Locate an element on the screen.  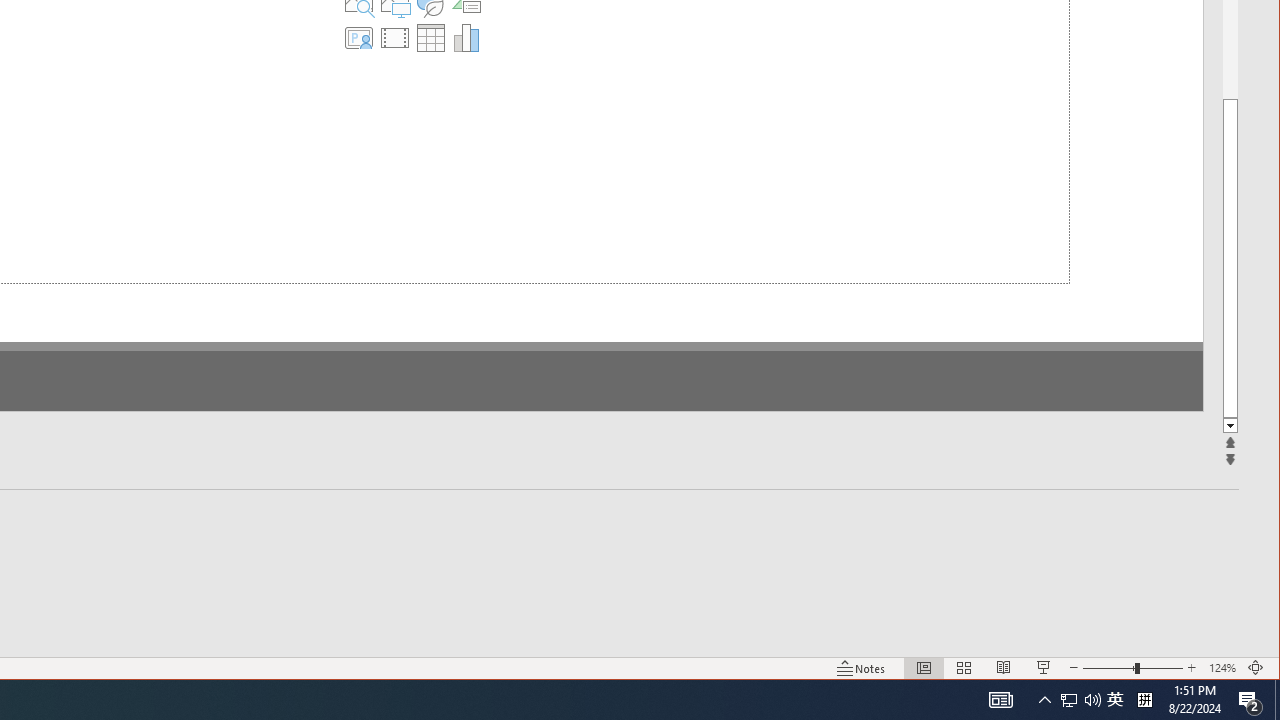
'Zoom 124%' is located at coordinates (1221, 668).